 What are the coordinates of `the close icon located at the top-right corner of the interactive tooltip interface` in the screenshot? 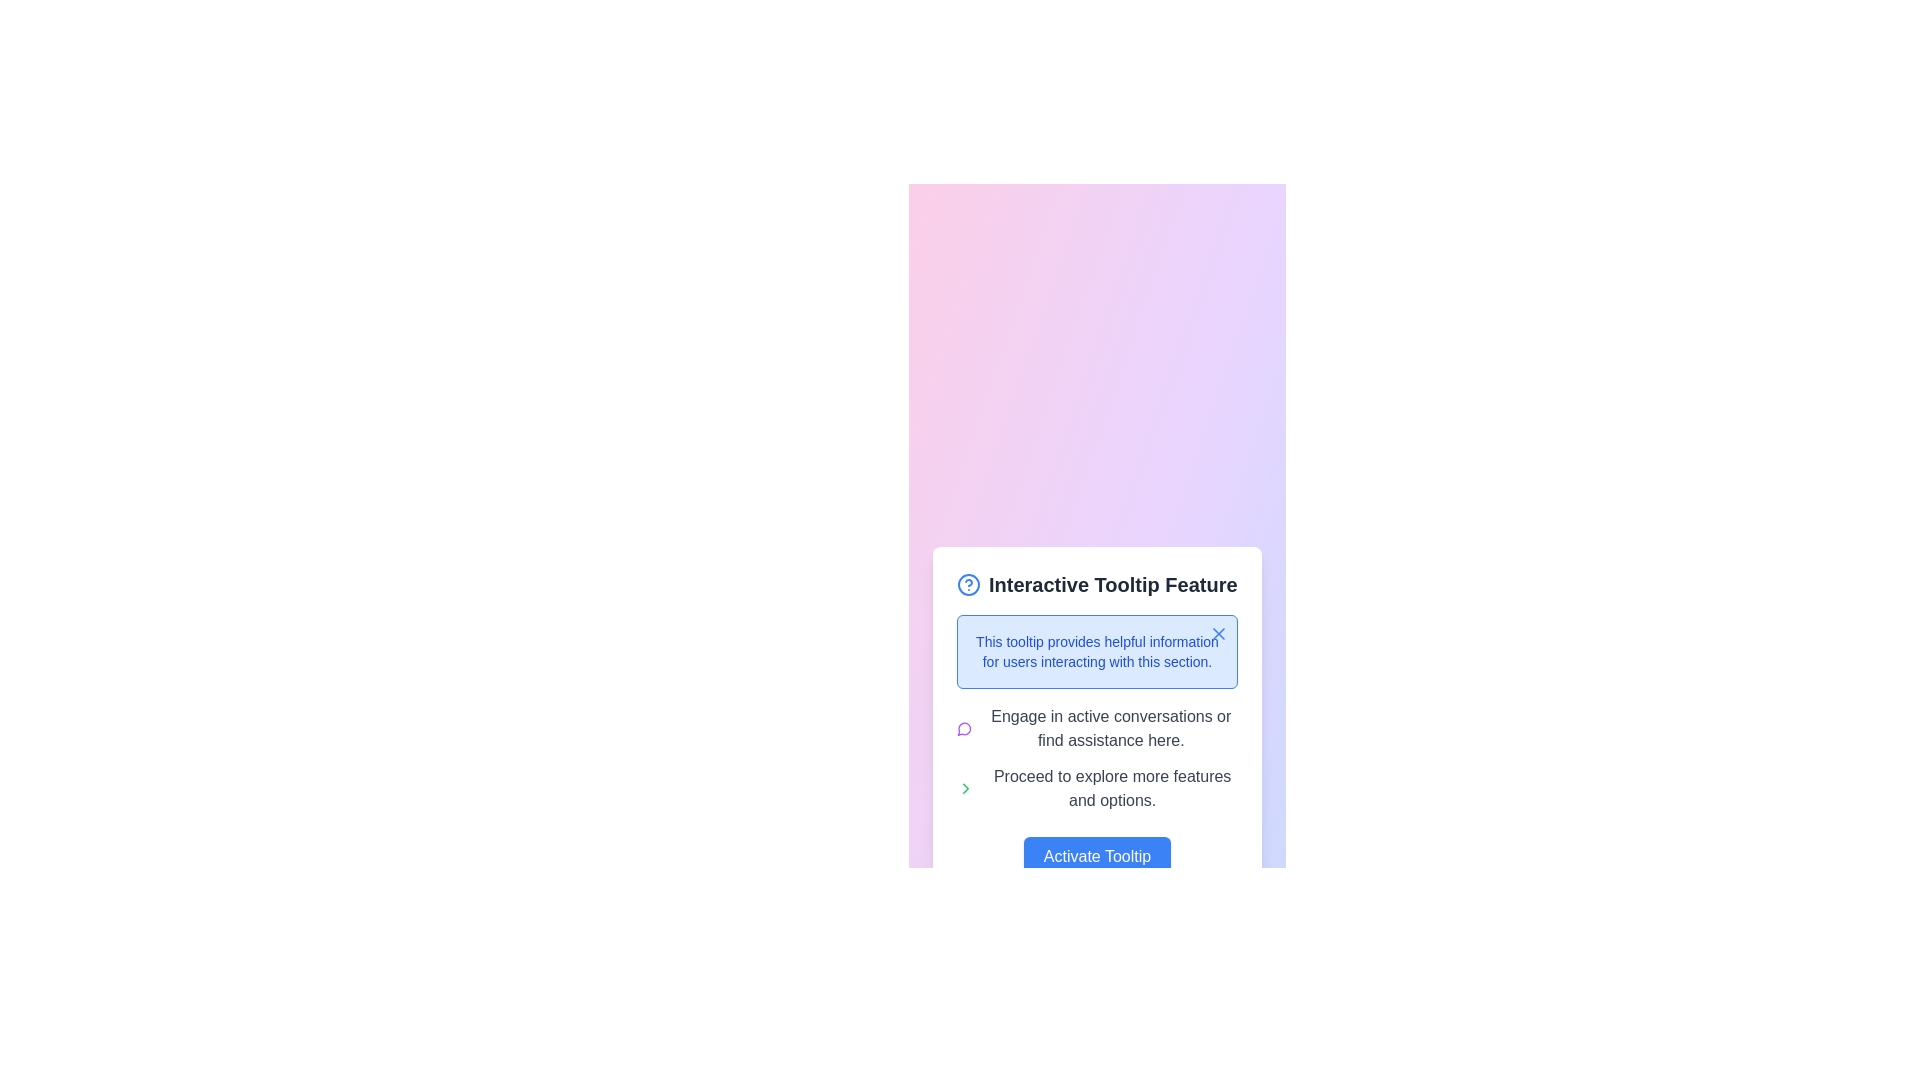 It's located at (1218, 633).